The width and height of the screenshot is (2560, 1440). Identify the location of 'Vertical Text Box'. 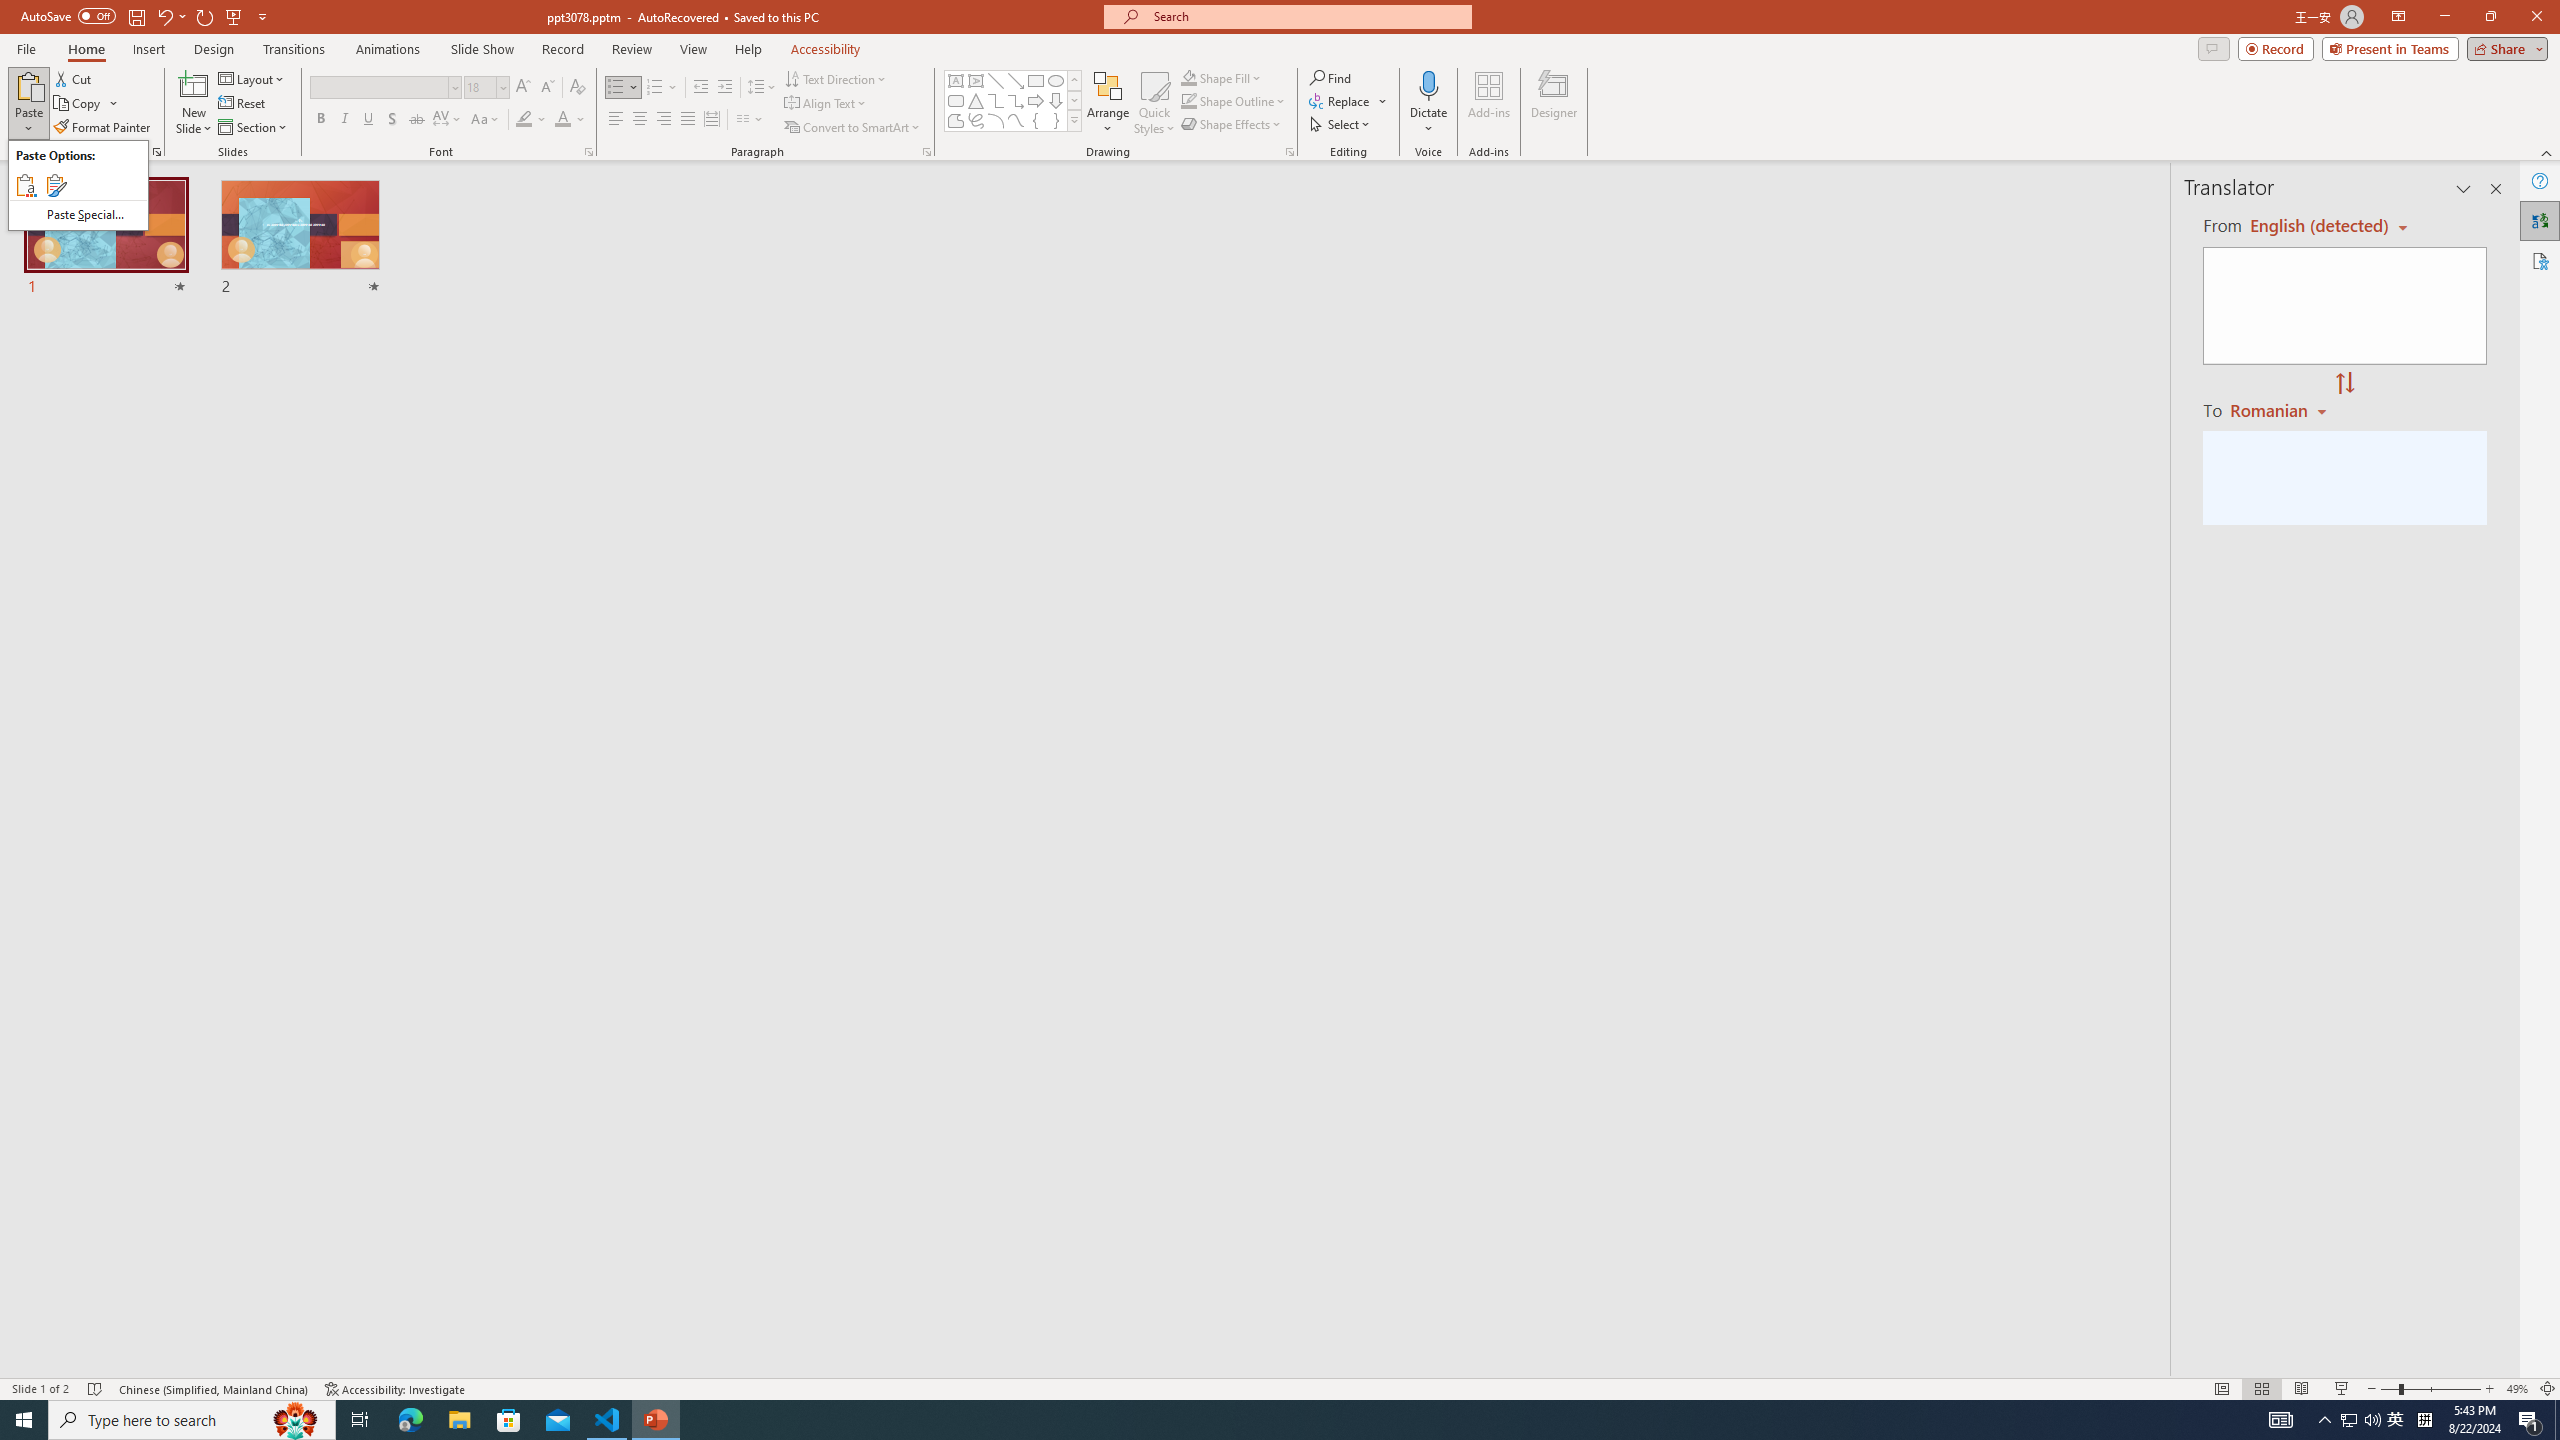
(974, 80).